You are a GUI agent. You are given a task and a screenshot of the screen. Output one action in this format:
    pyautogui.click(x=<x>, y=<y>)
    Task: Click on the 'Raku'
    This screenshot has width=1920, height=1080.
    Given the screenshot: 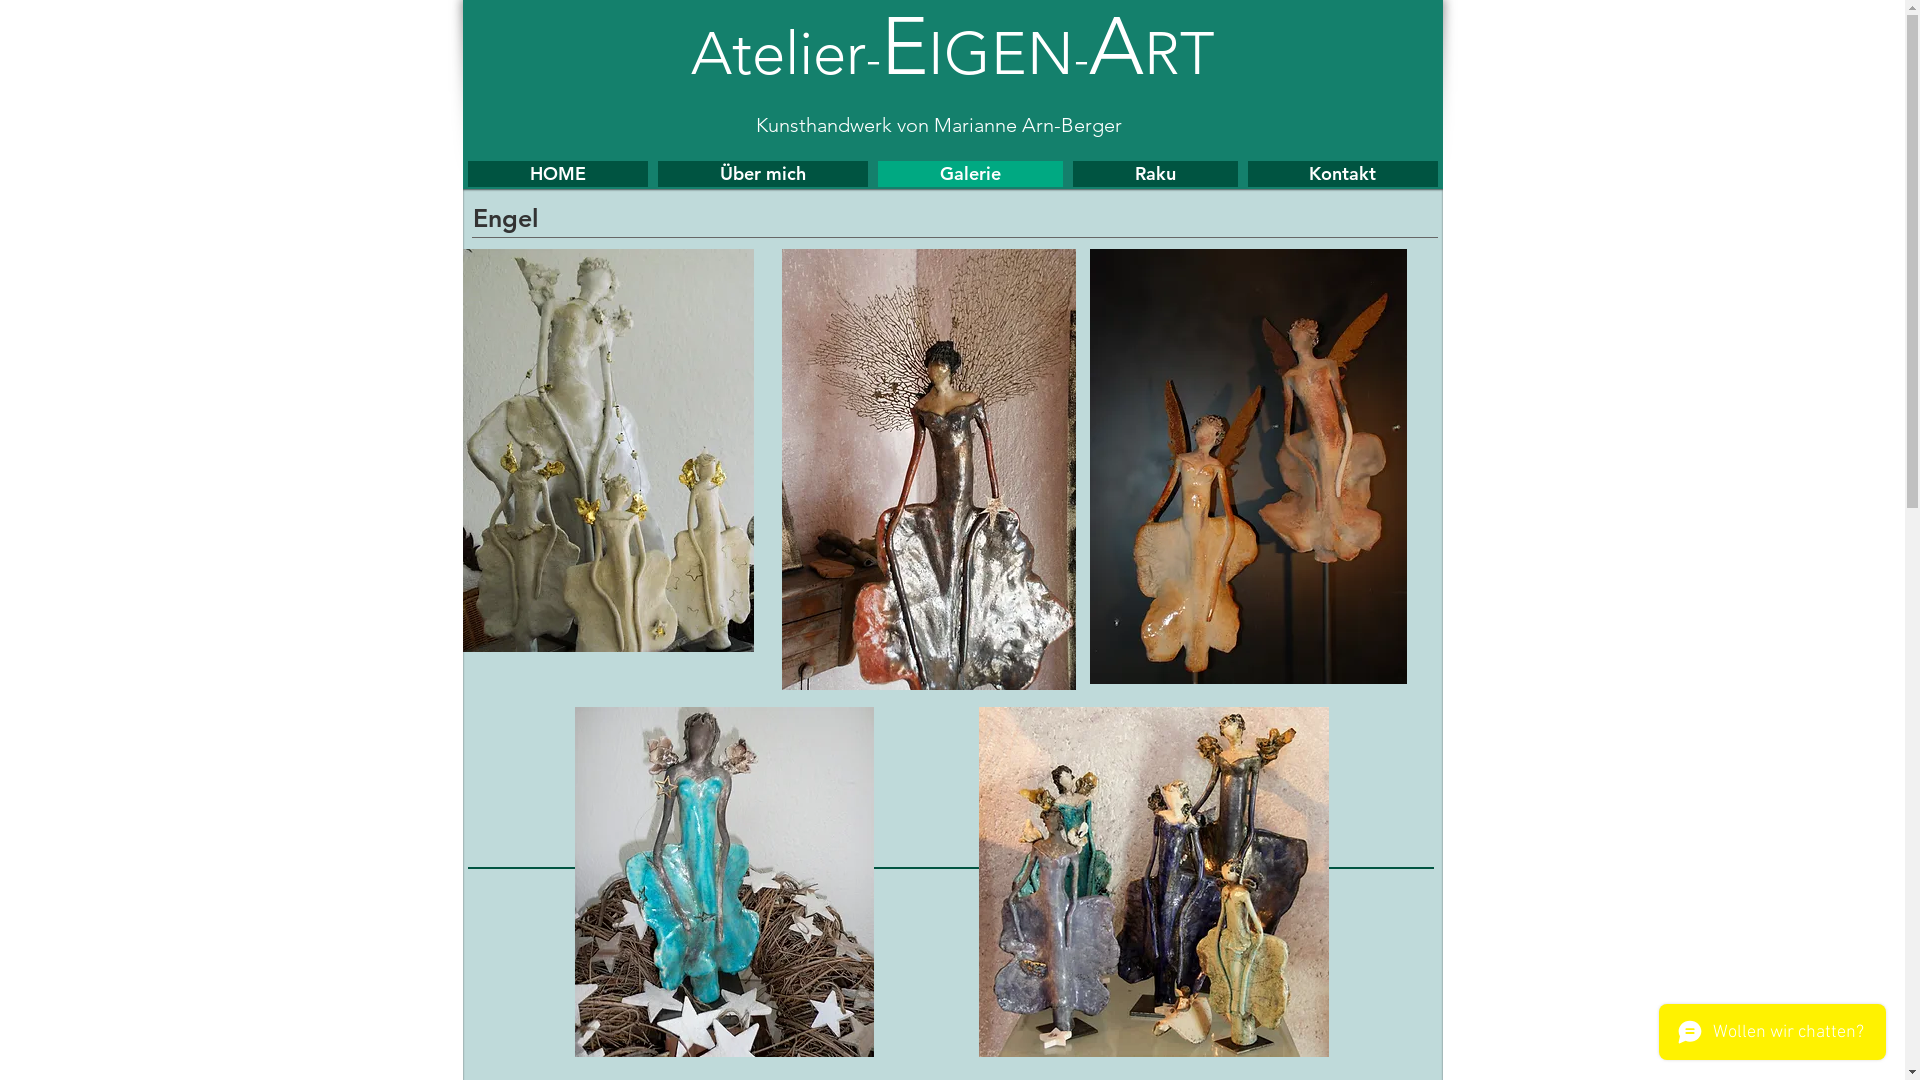 What is the action you would take?
    pyautogui.click(x=1154, y=172)
    